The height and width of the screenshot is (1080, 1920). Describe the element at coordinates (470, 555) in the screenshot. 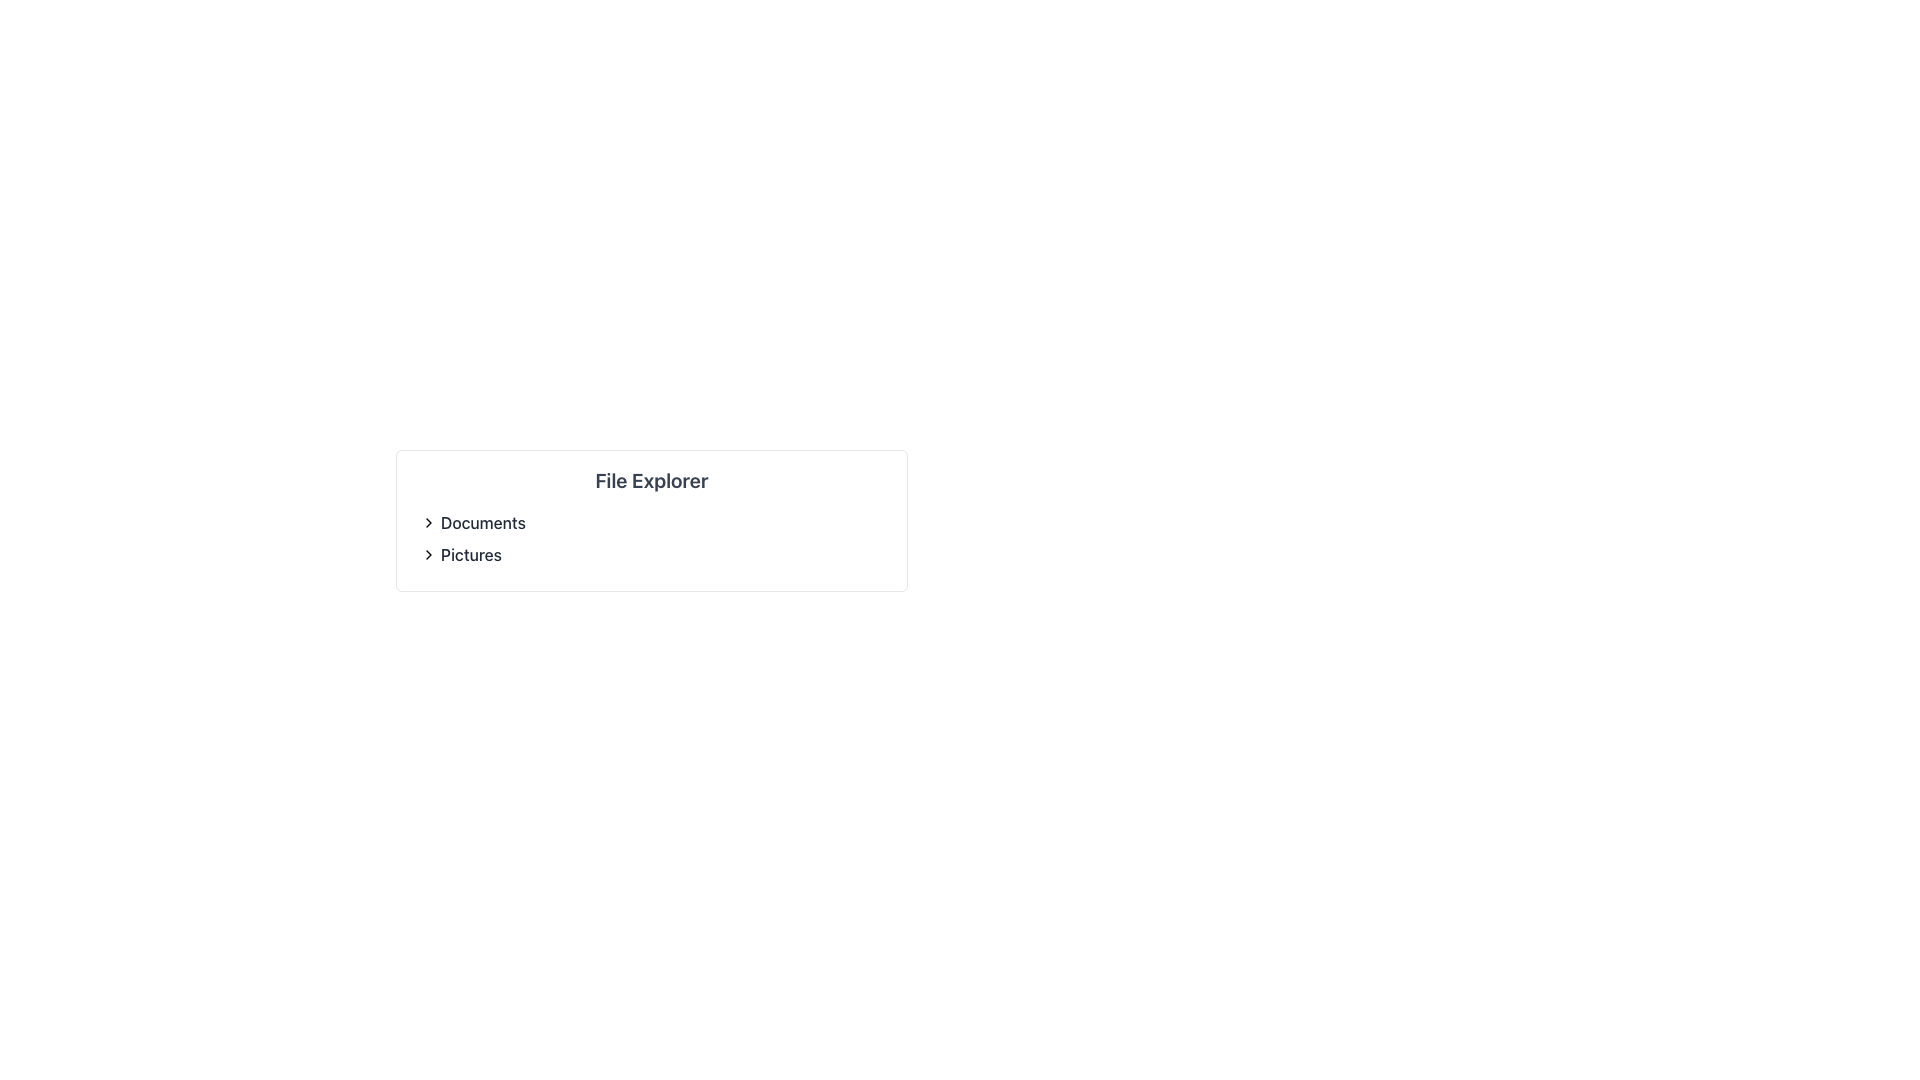

I see `the 'Pictures' label in the file navigation interface` at that location.